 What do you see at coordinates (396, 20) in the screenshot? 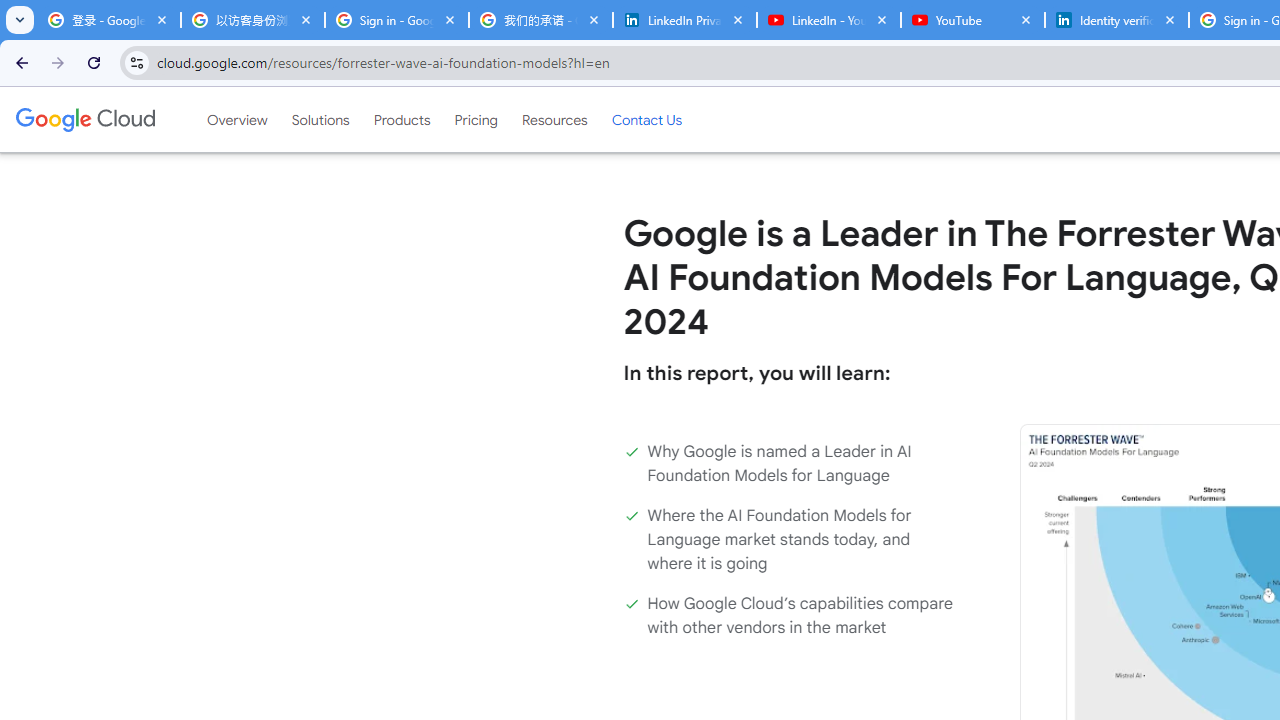
I see `'Sign in - Google Accounts'` at bounding box center [396, 20].